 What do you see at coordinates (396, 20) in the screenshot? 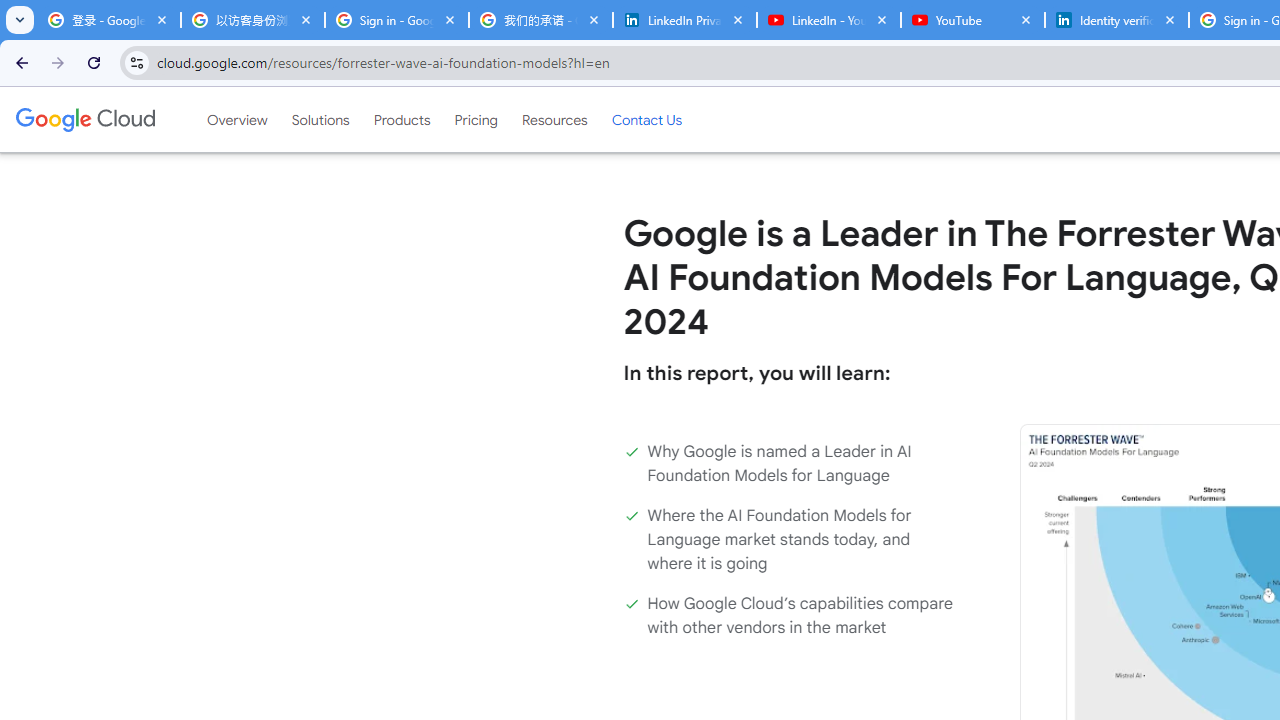
I see `'Sign in - Google Accounts'` at bounding box center [396, 20].